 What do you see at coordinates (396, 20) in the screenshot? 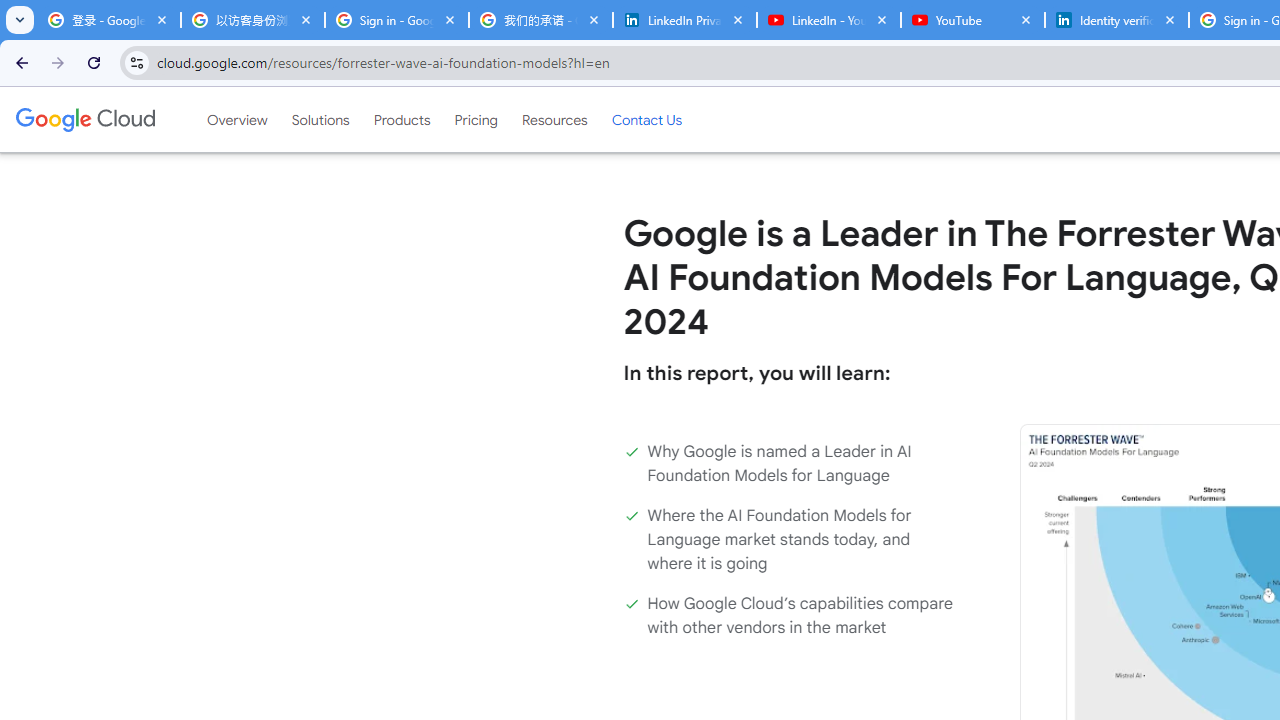
I see `'Sign in - Google Accounts'` at bounding box center [396, 20].